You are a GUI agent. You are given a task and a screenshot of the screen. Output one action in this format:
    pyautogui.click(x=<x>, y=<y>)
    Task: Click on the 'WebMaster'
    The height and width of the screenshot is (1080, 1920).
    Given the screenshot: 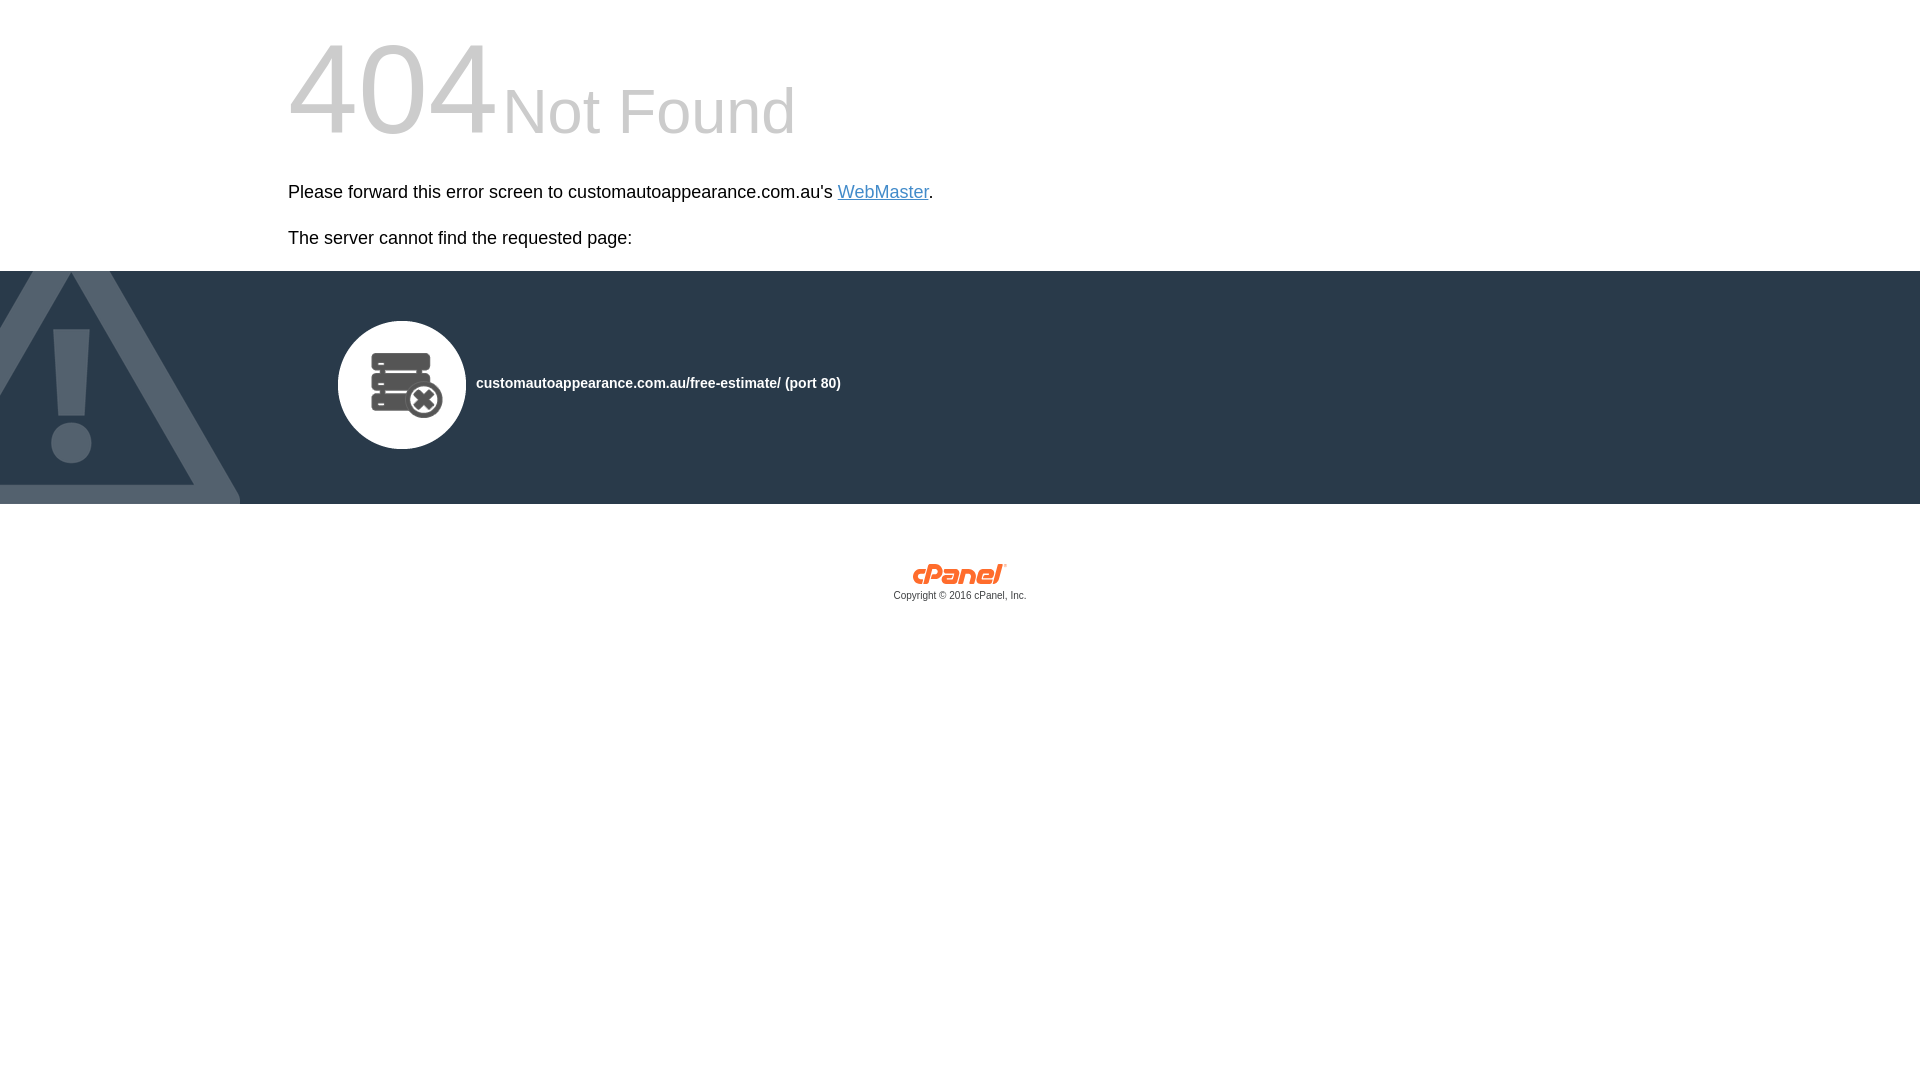 What is the action you would take?
    pyautogui.click(x=882, y=192)
    